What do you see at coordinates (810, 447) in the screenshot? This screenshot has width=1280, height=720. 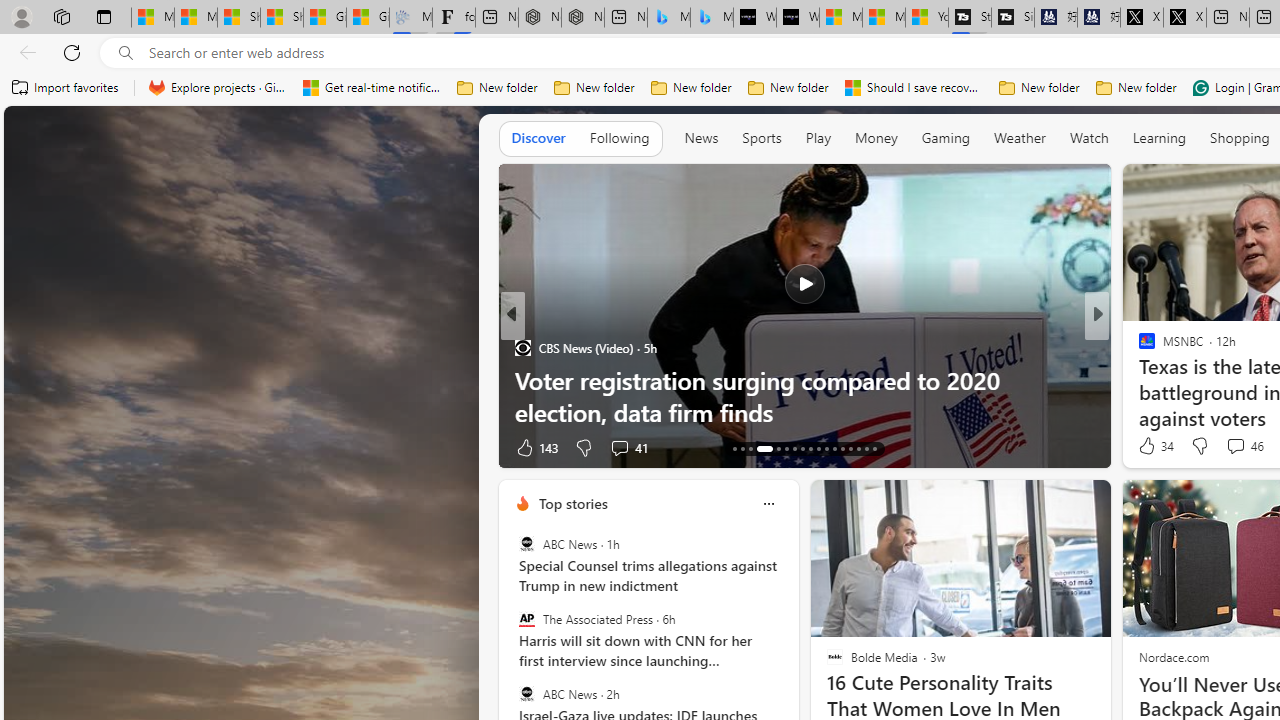 I see `'AutomationID: tab-21'` at bounding box center [810, 447].